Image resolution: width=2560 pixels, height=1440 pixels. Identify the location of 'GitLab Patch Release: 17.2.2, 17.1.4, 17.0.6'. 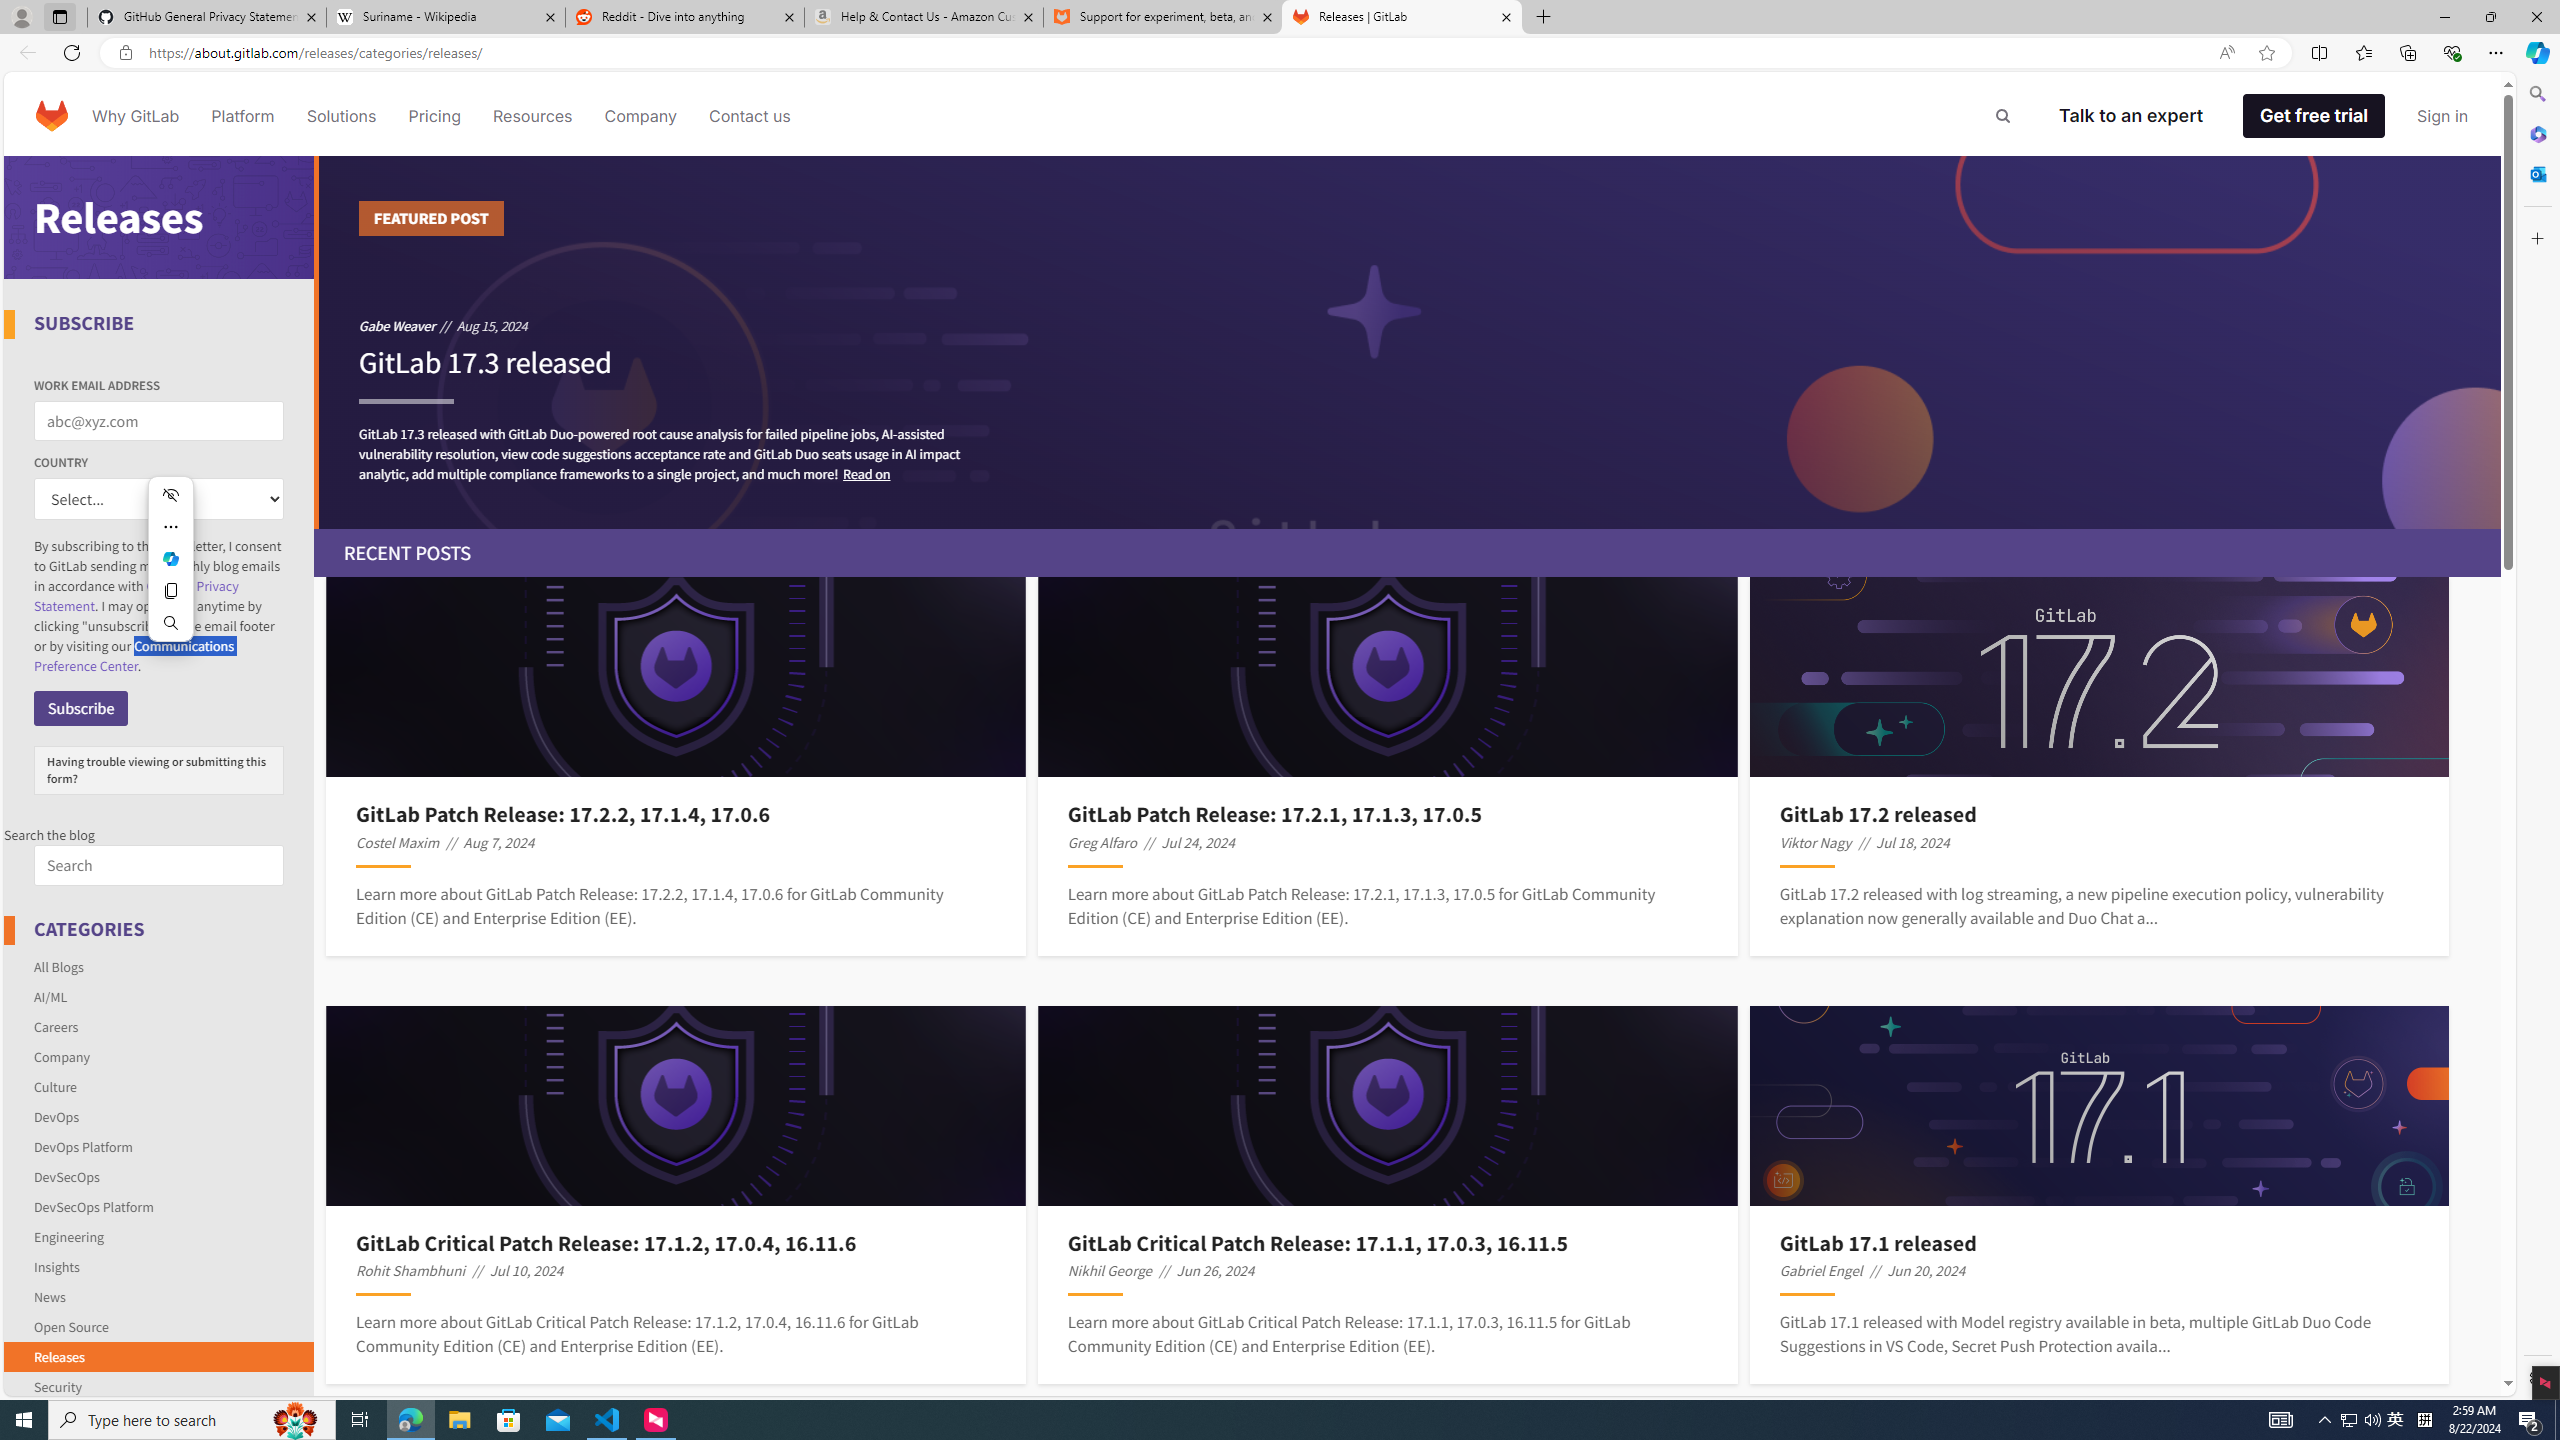
(674, 815).